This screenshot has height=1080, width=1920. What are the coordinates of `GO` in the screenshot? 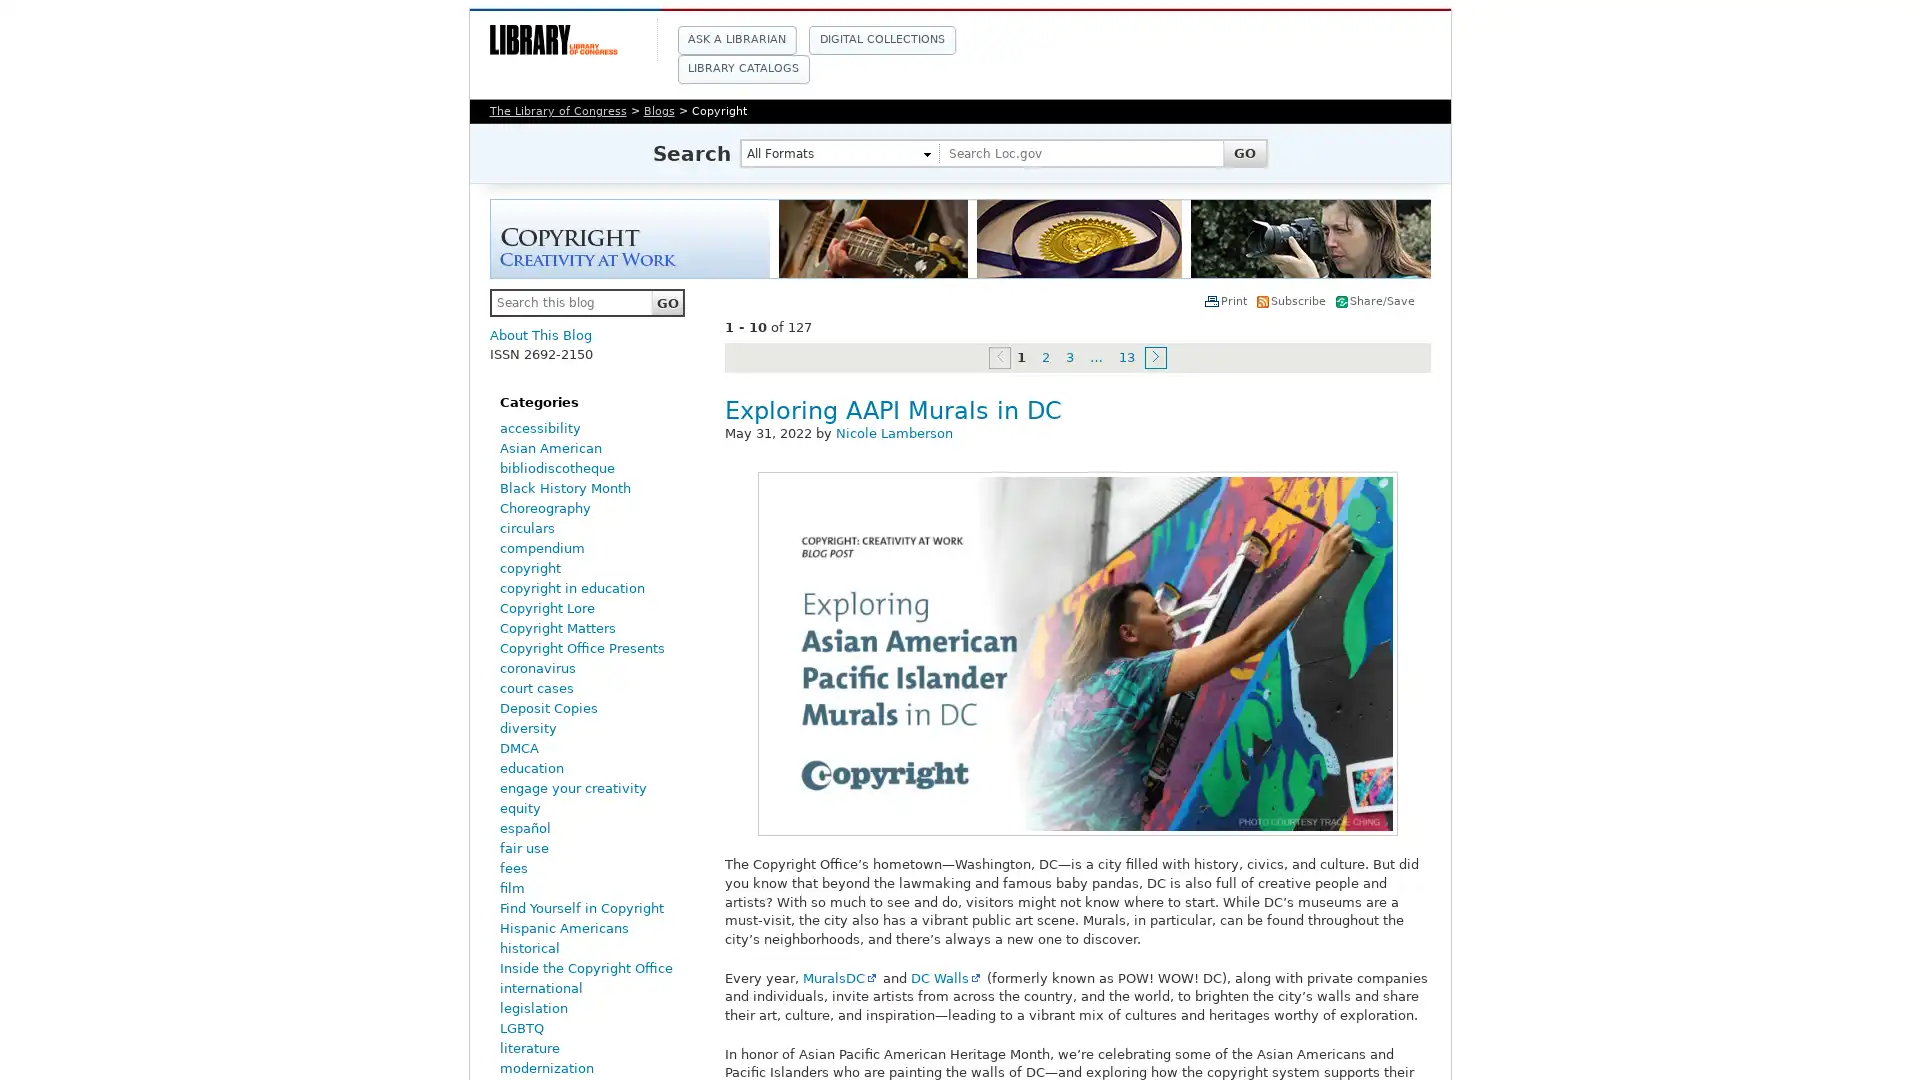 It's located at (667, 303).